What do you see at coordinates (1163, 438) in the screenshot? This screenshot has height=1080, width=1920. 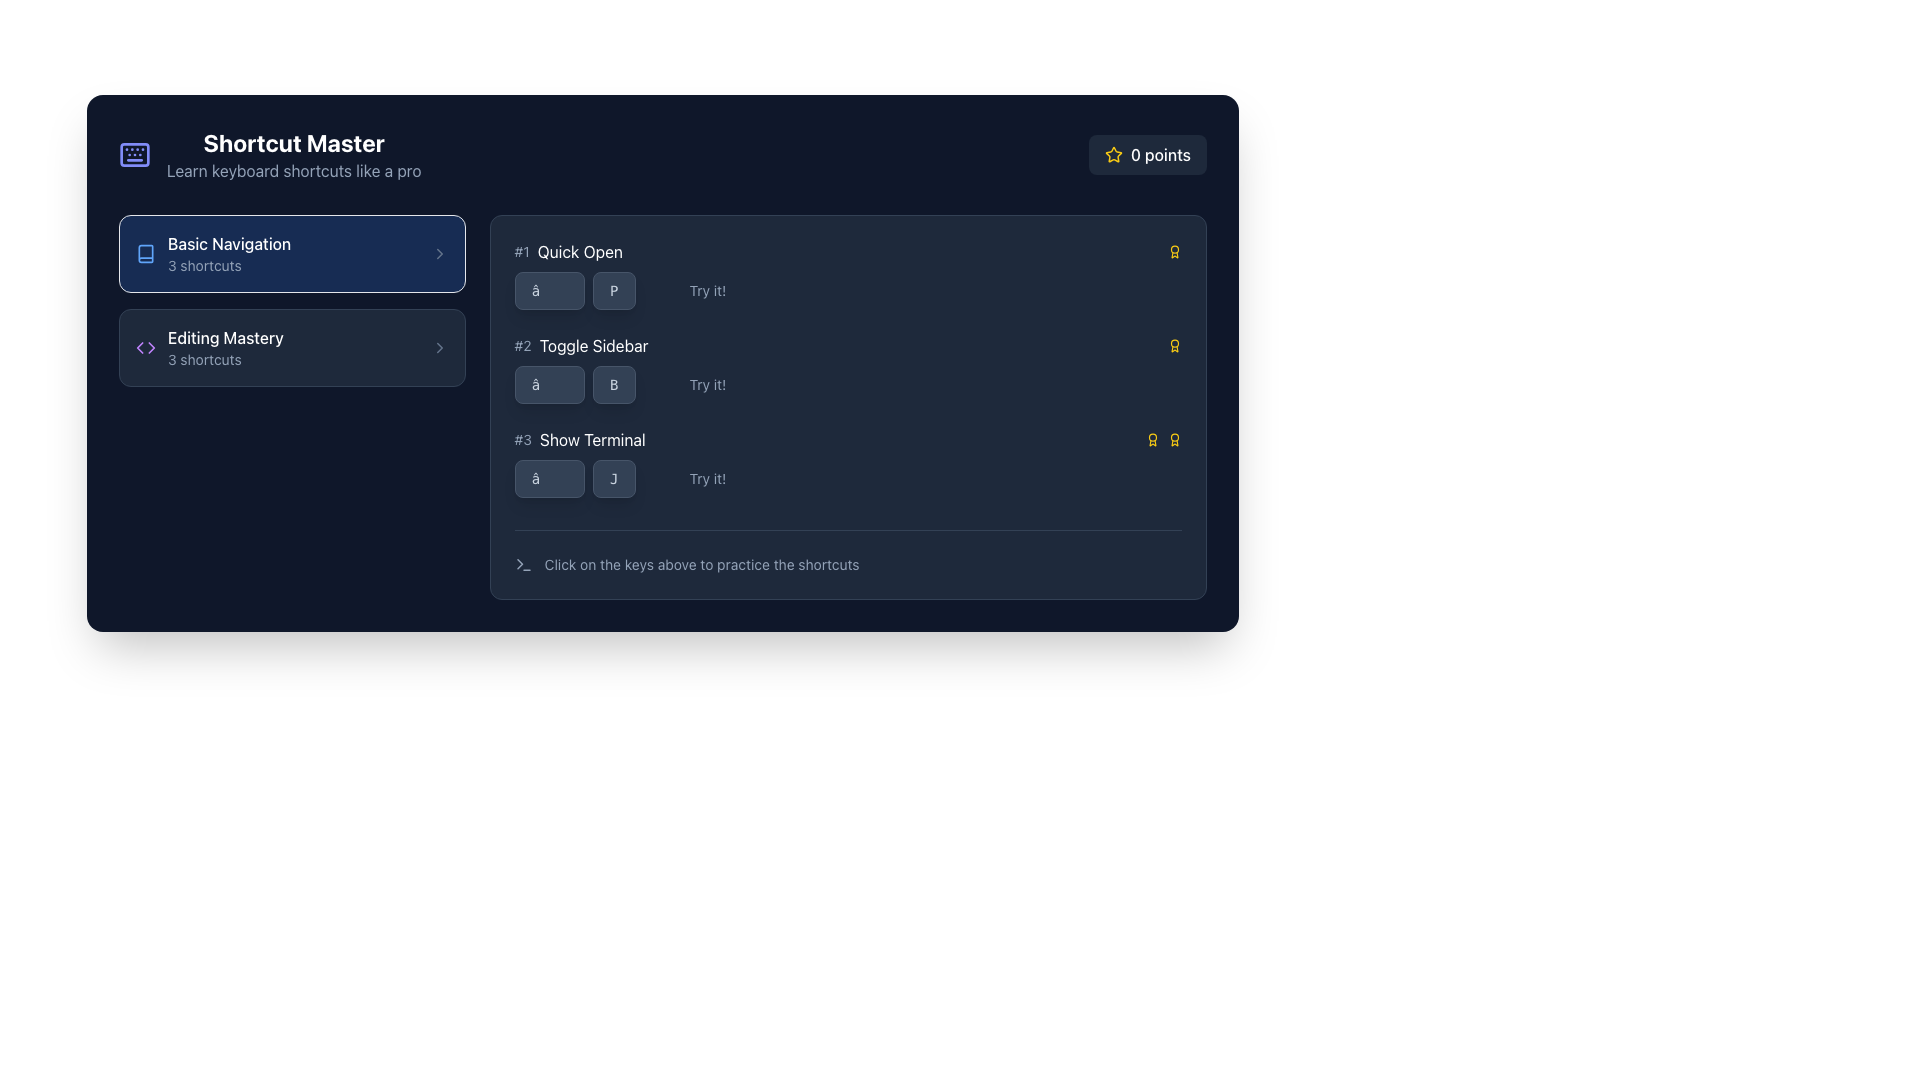 I see `the icon group consisting of two adjacent medal-style icons with yellow accents located in the top-right corner of the '#3 Show Terminal' row` at bounding box center [1163, 438].